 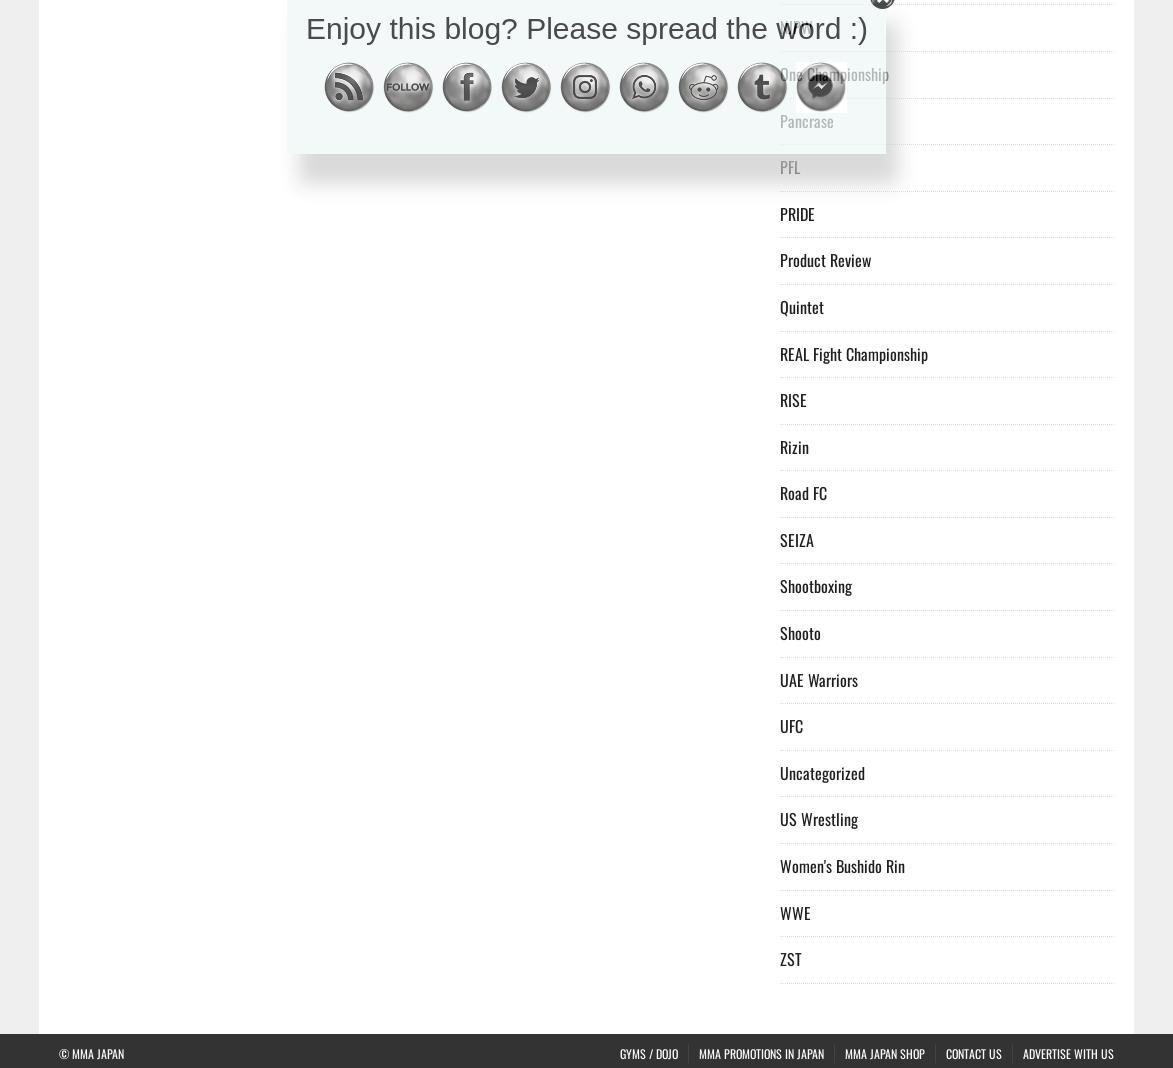 What do you see at coordinates (797, 212) in the screenshot?
I see `'PRIDE'` at bounding box center [797, 212].